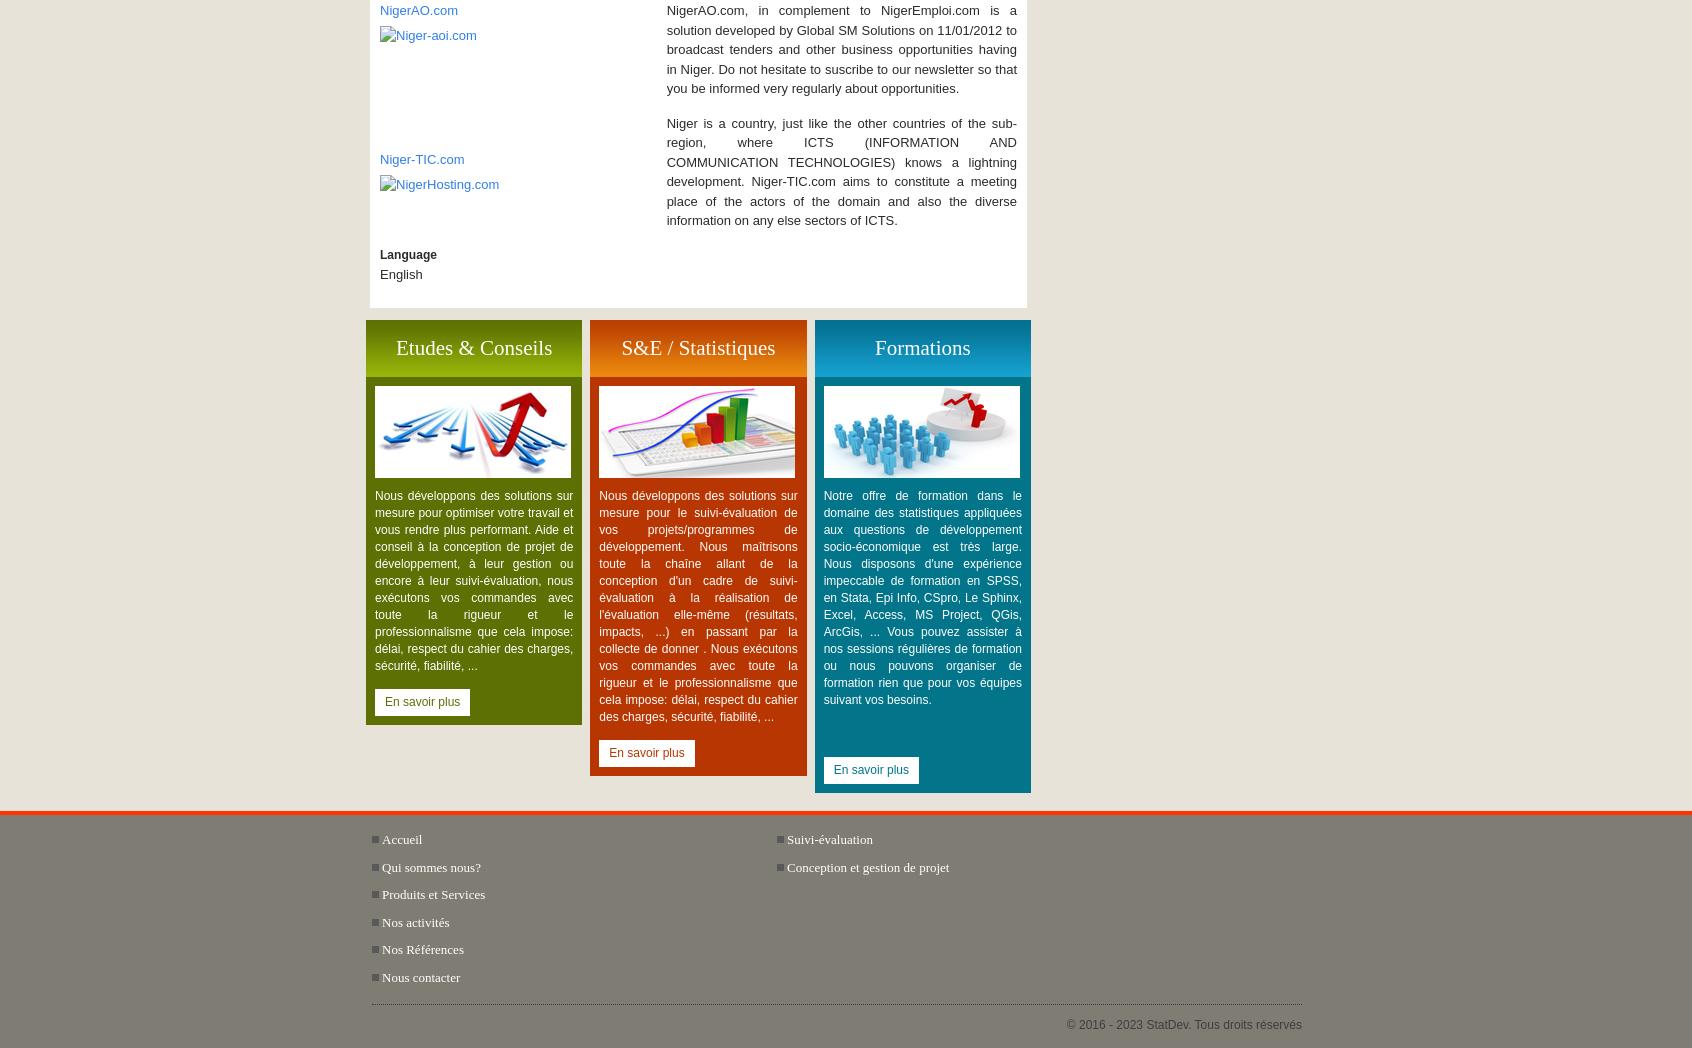 Image resolution: width=1692 pixels, height=1048 pixels. What do you see at coordinates (872, 346) in the screenshot?
I see `'Formations'` at bounding box center [872, 346].